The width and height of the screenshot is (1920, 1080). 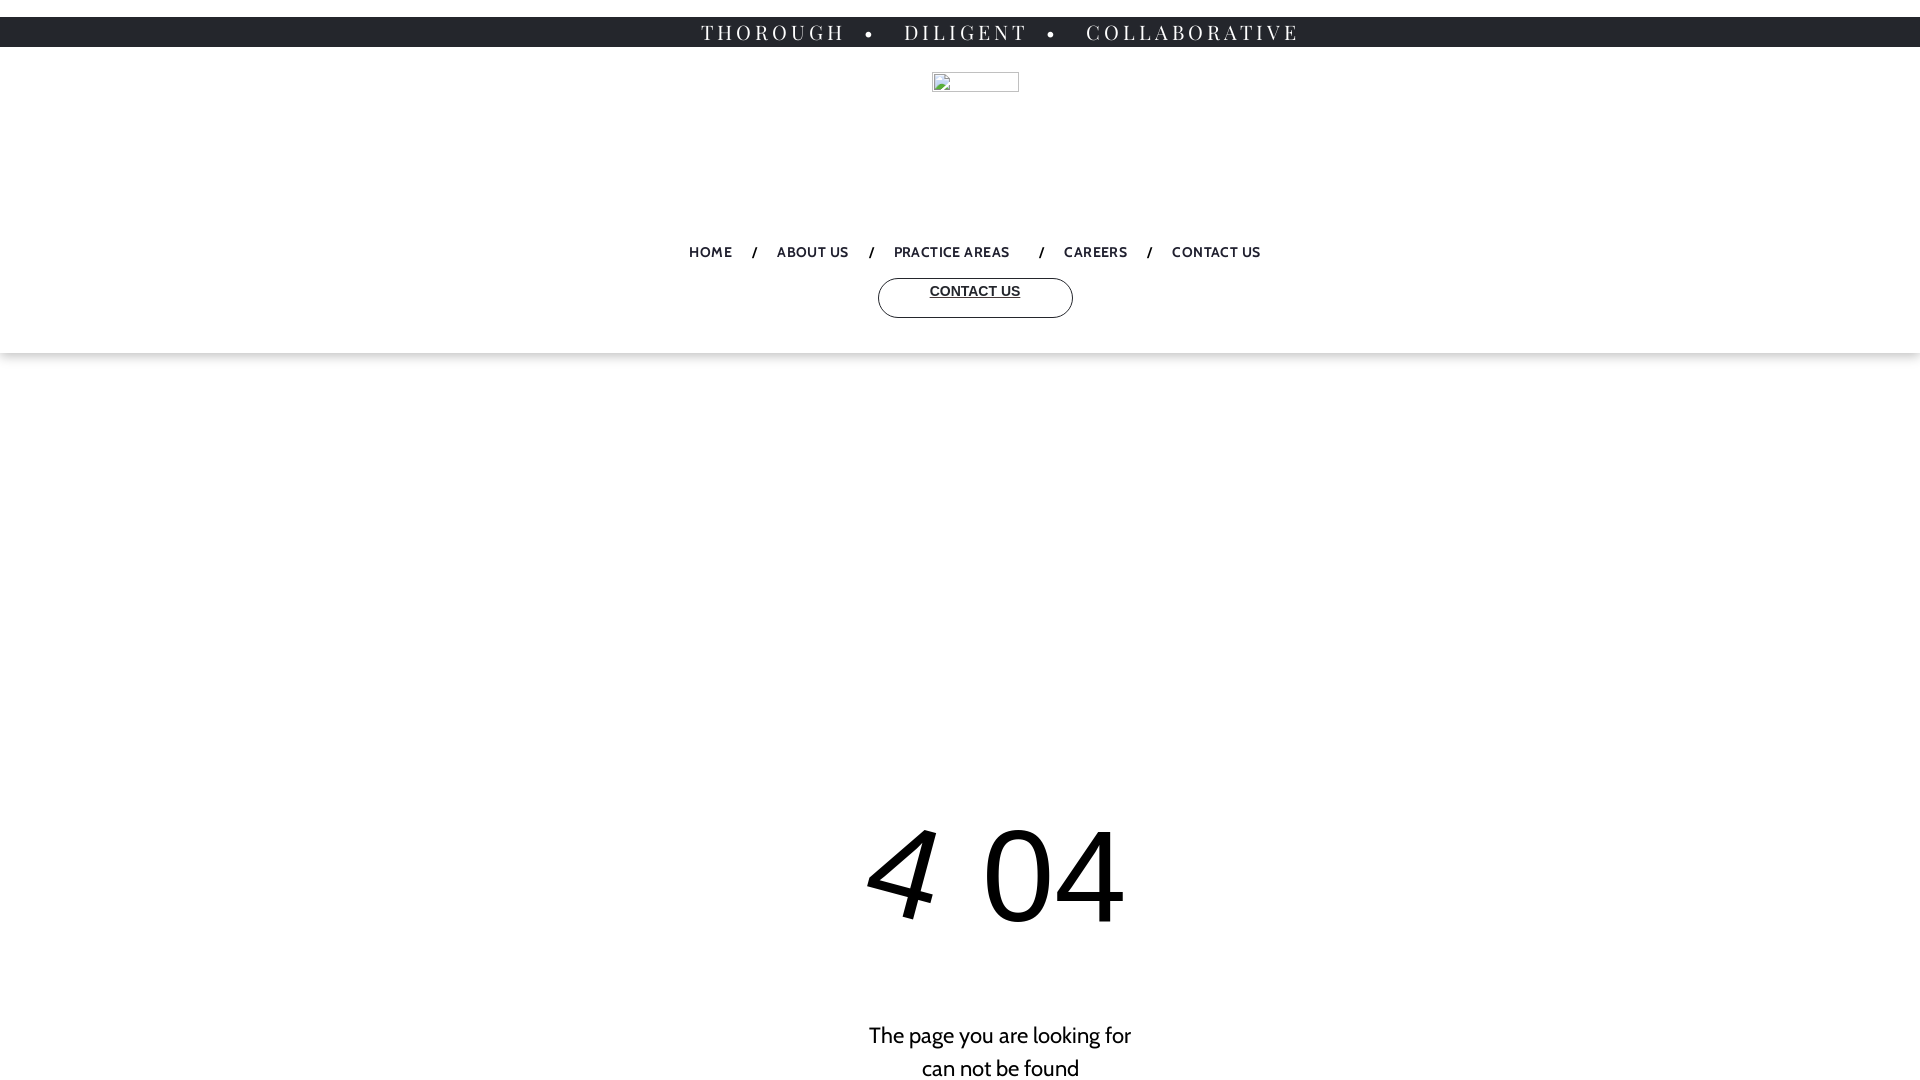 What do you see at coordinates (975, 297) in the screenshot?
I see `'CONTACT US'` at bounding box center [975, 297].